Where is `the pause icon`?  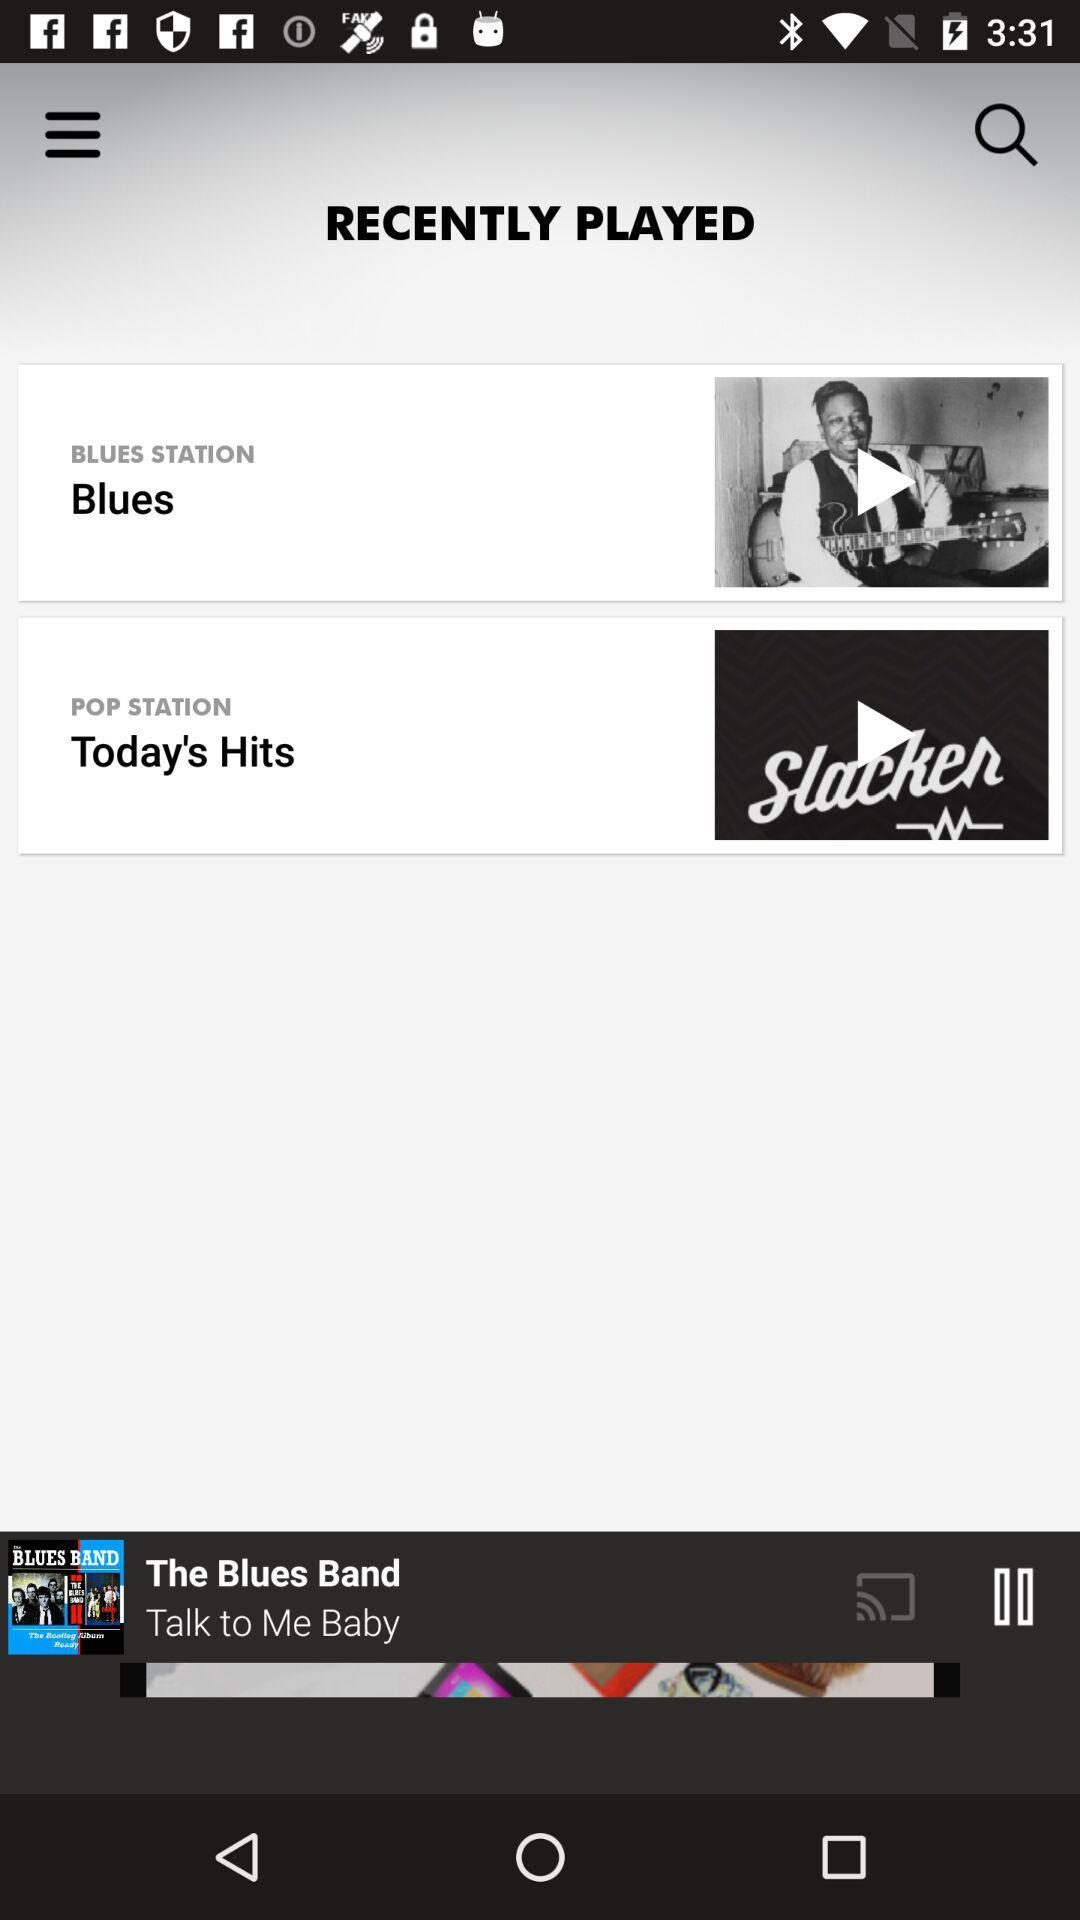 the pause icon is located at coordinates (1014, 1596).